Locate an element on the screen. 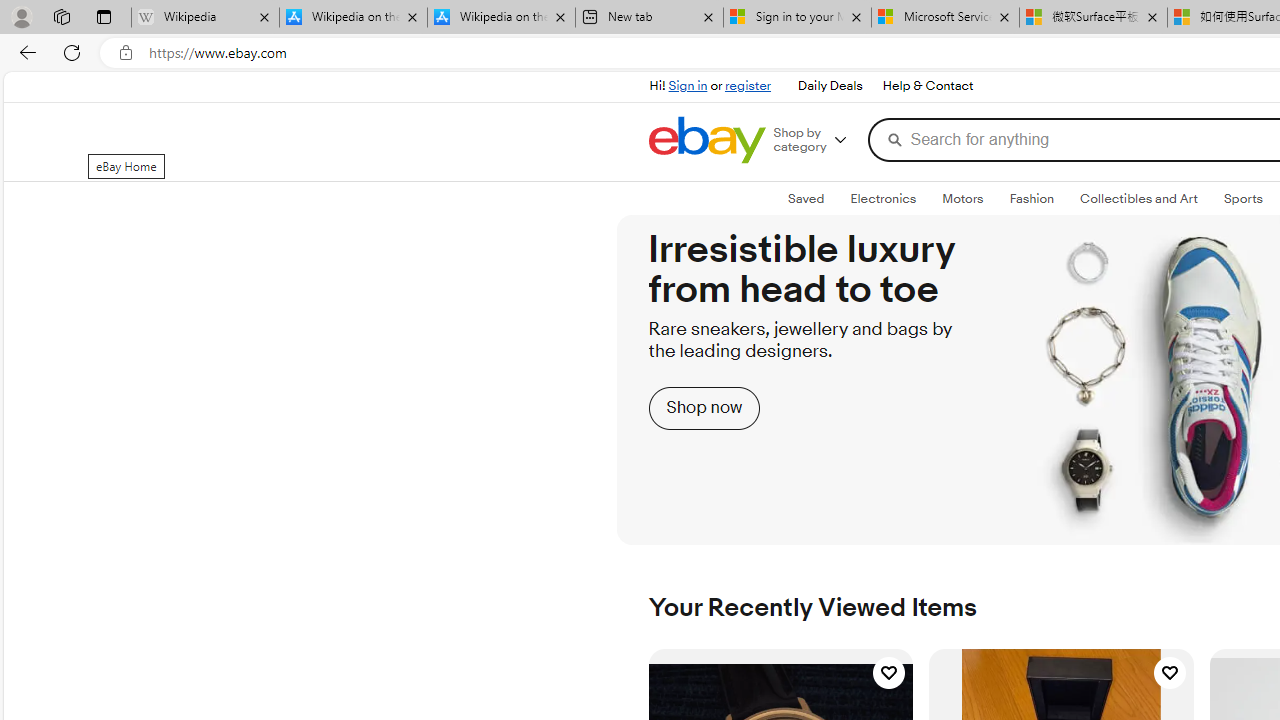 Image resolution: width=1280 pixels, height=720 pixels. 'Saved' is located at coordinates (807, 199).